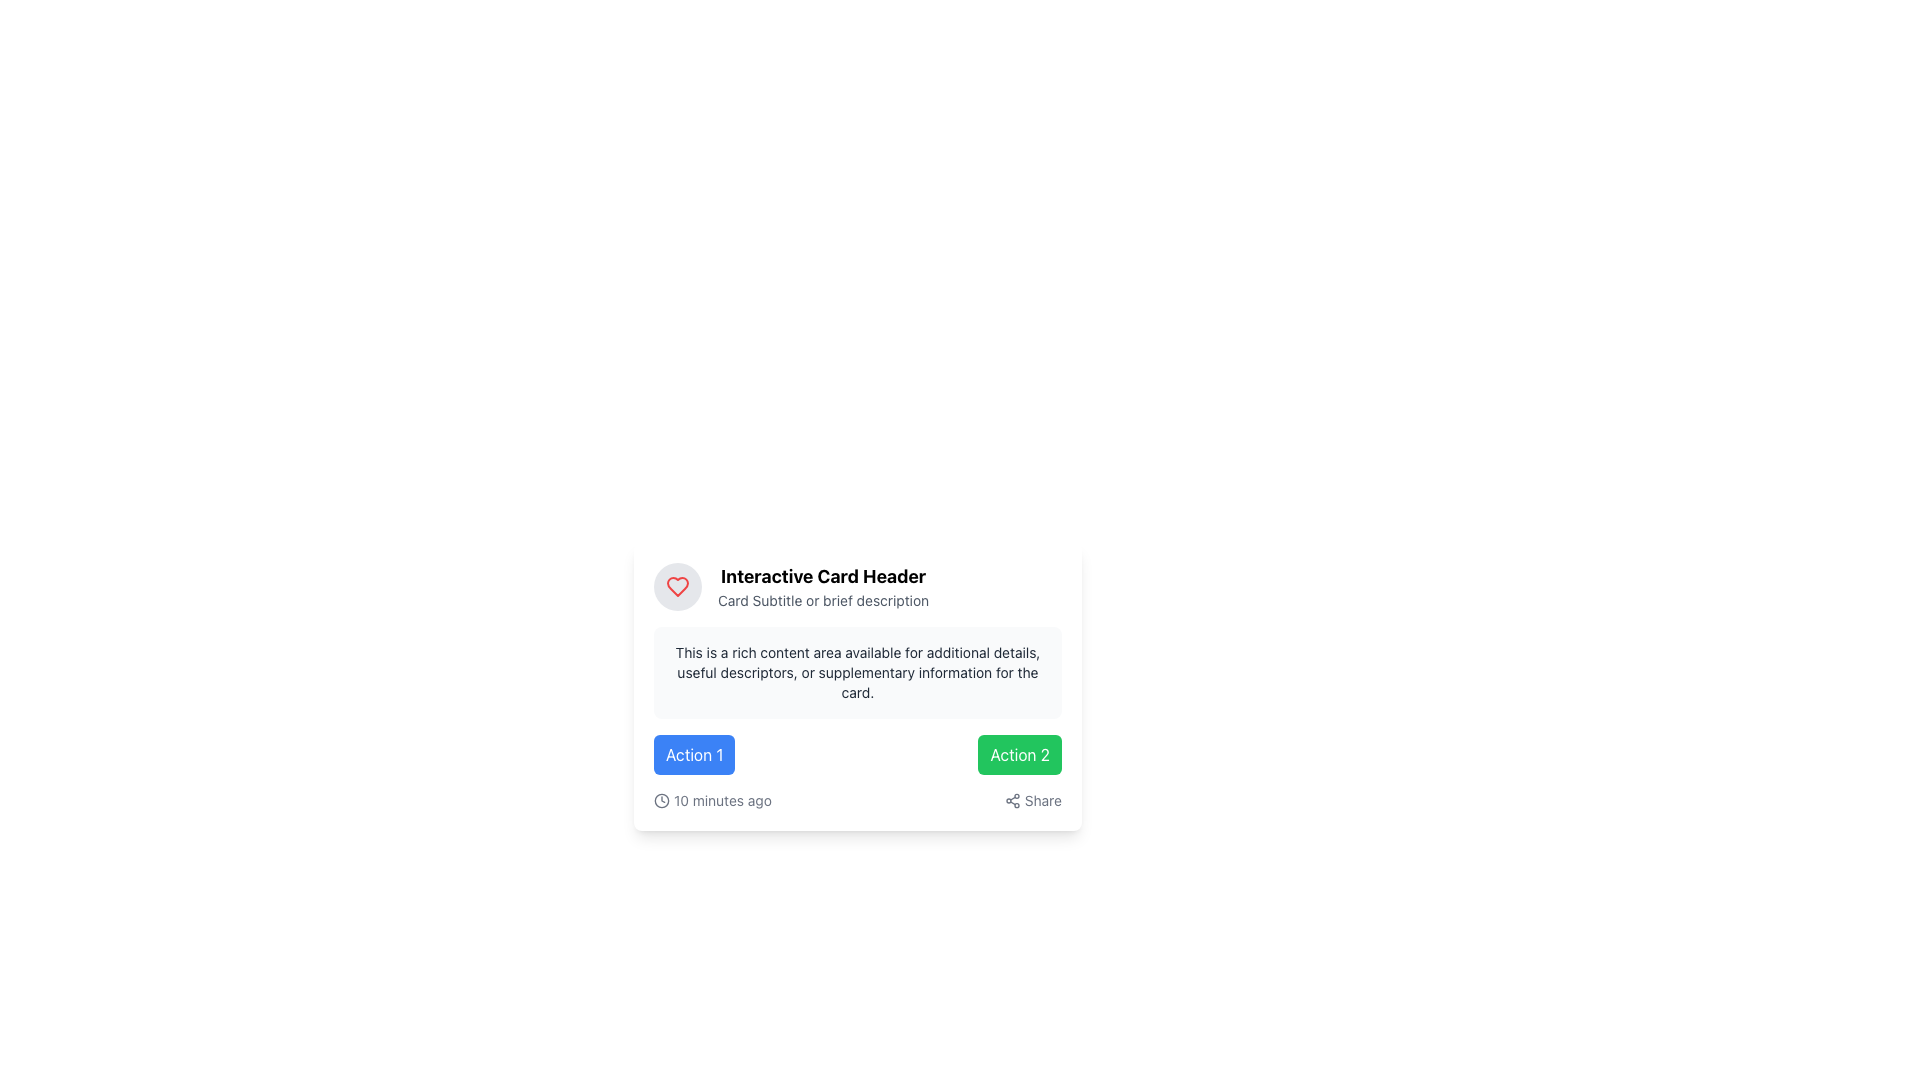 The width and height of the screenshot is (1920, 1080). Describe the element at coordinates (694, 755) in the screenshot. I see `the rectangular blue button labeled 'Action 1'` at that location.